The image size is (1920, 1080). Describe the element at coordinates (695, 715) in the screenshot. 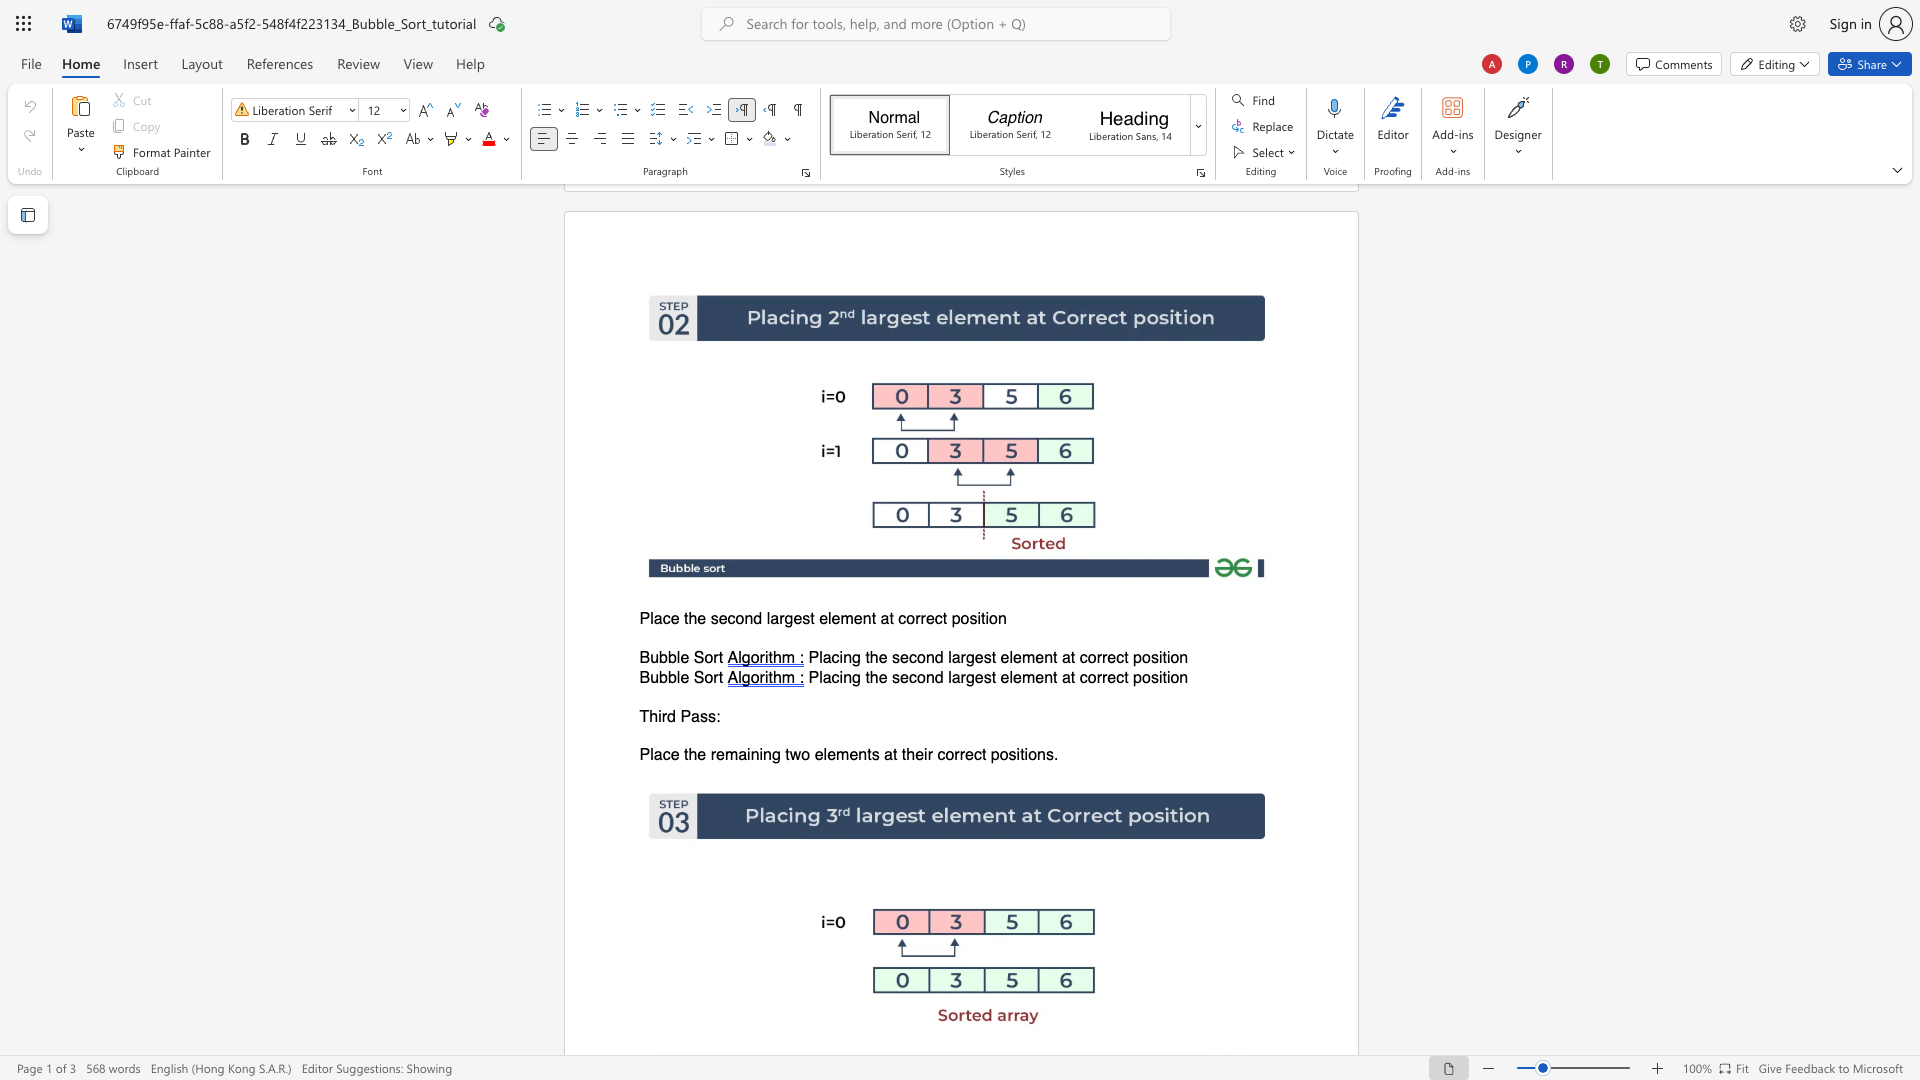

I see `the 1th character "a" in the text` at that location.